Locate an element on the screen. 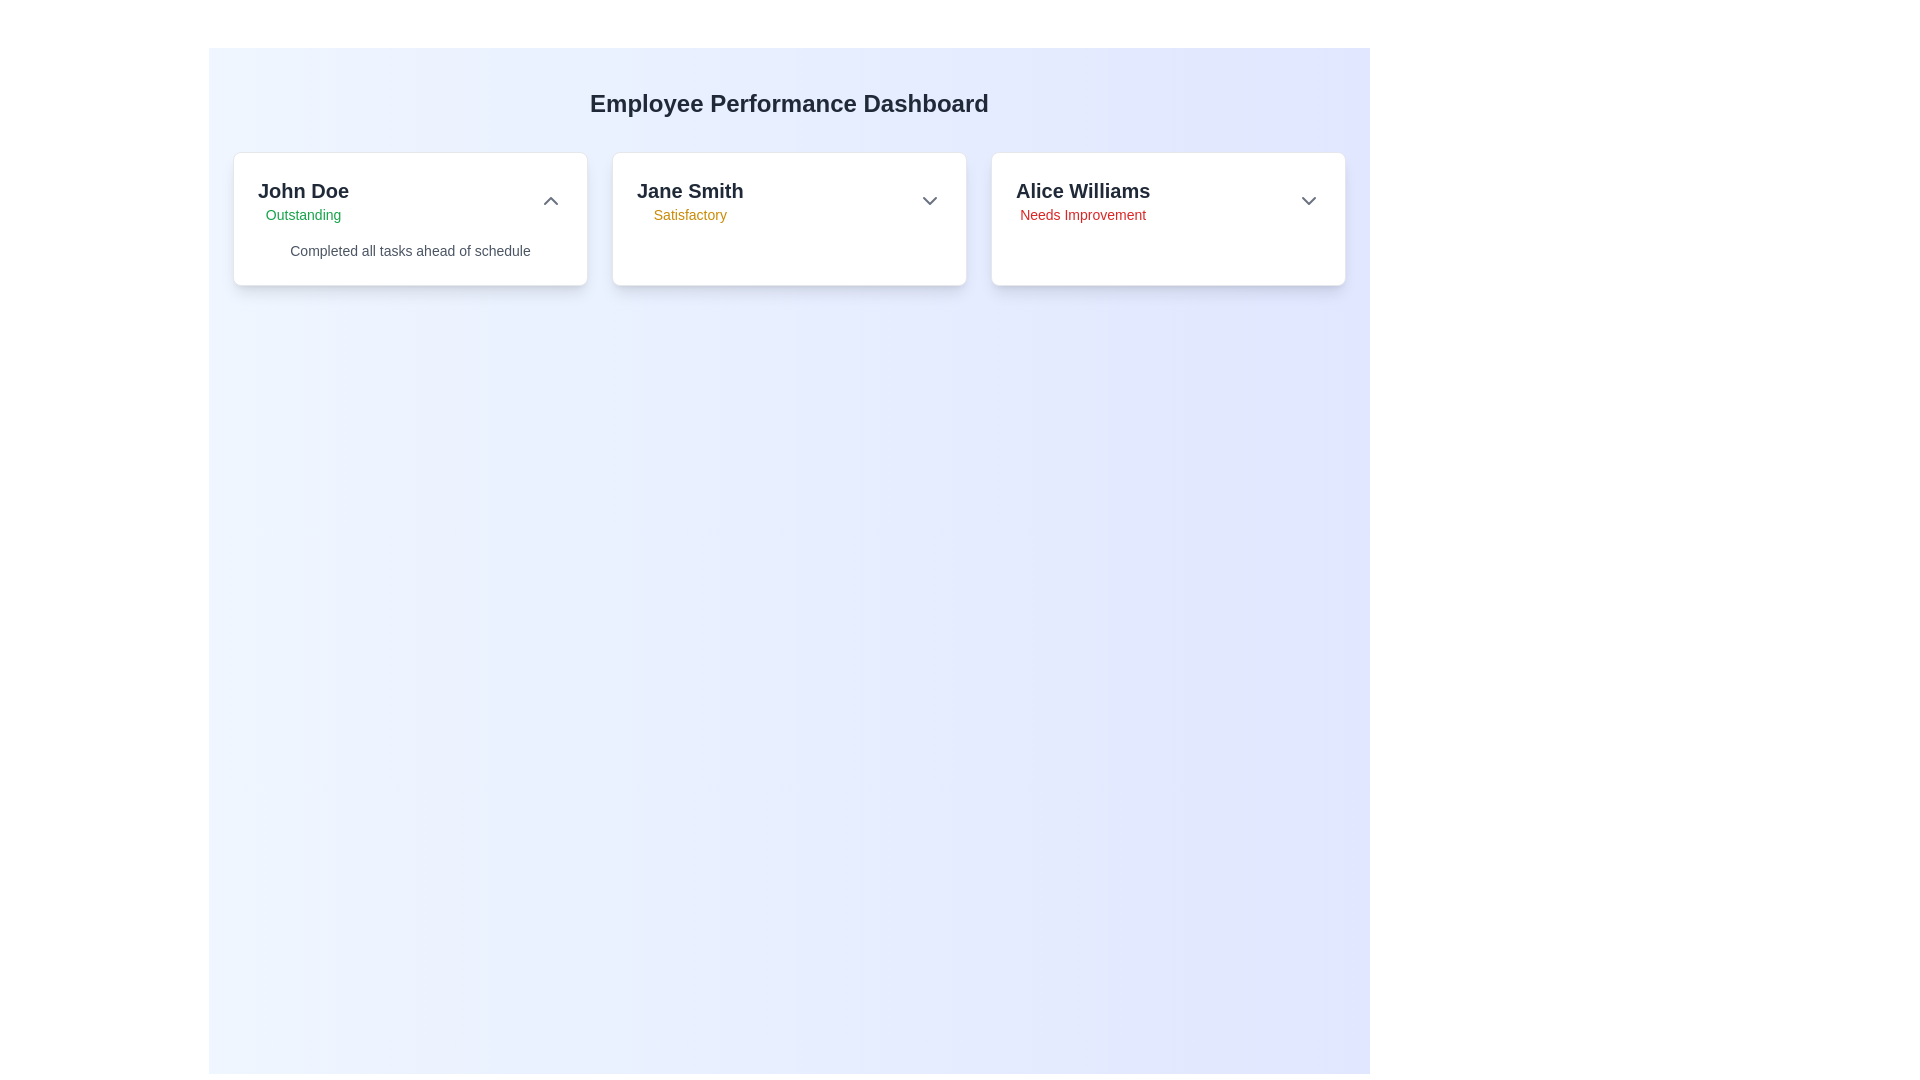 The width and height of the screenshot is (1920, 1080). information presented in the 'Satisfactory' label located centrally within the card for 'Jane Smith' is located at coordinates (690, 215).